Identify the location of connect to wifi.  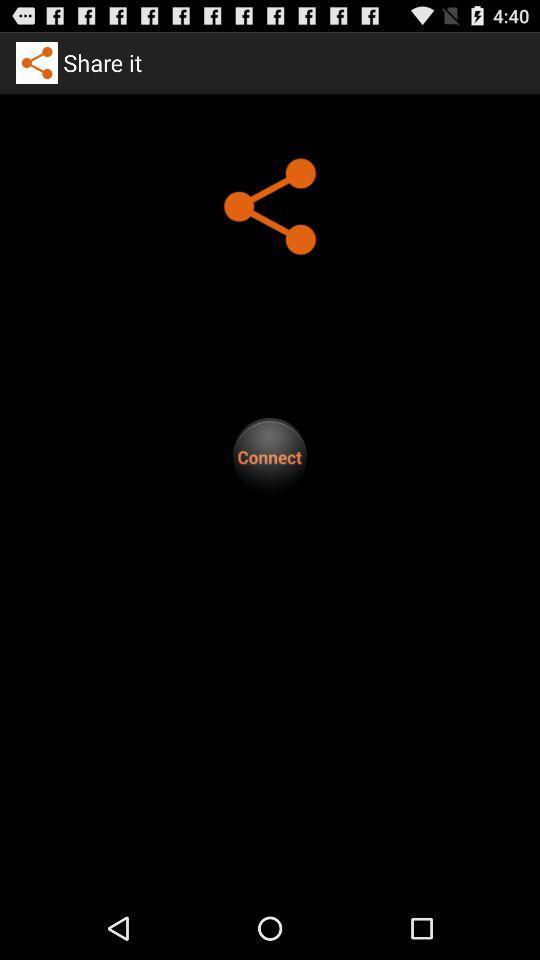
(270, 456).